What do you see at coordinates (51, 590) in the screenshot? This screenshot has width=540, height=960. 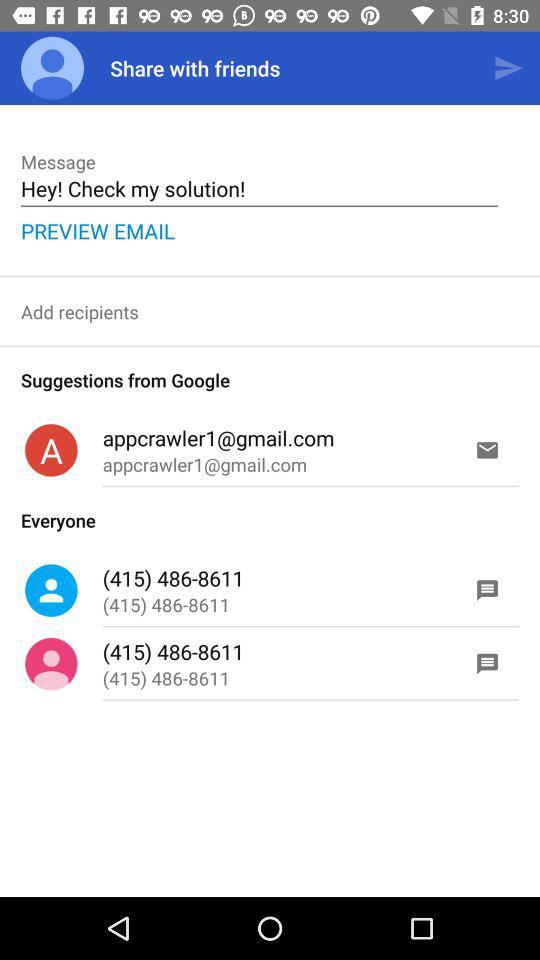 I see `the blue icon which is left side of 415 4868611` at bounding box center [51, 590].